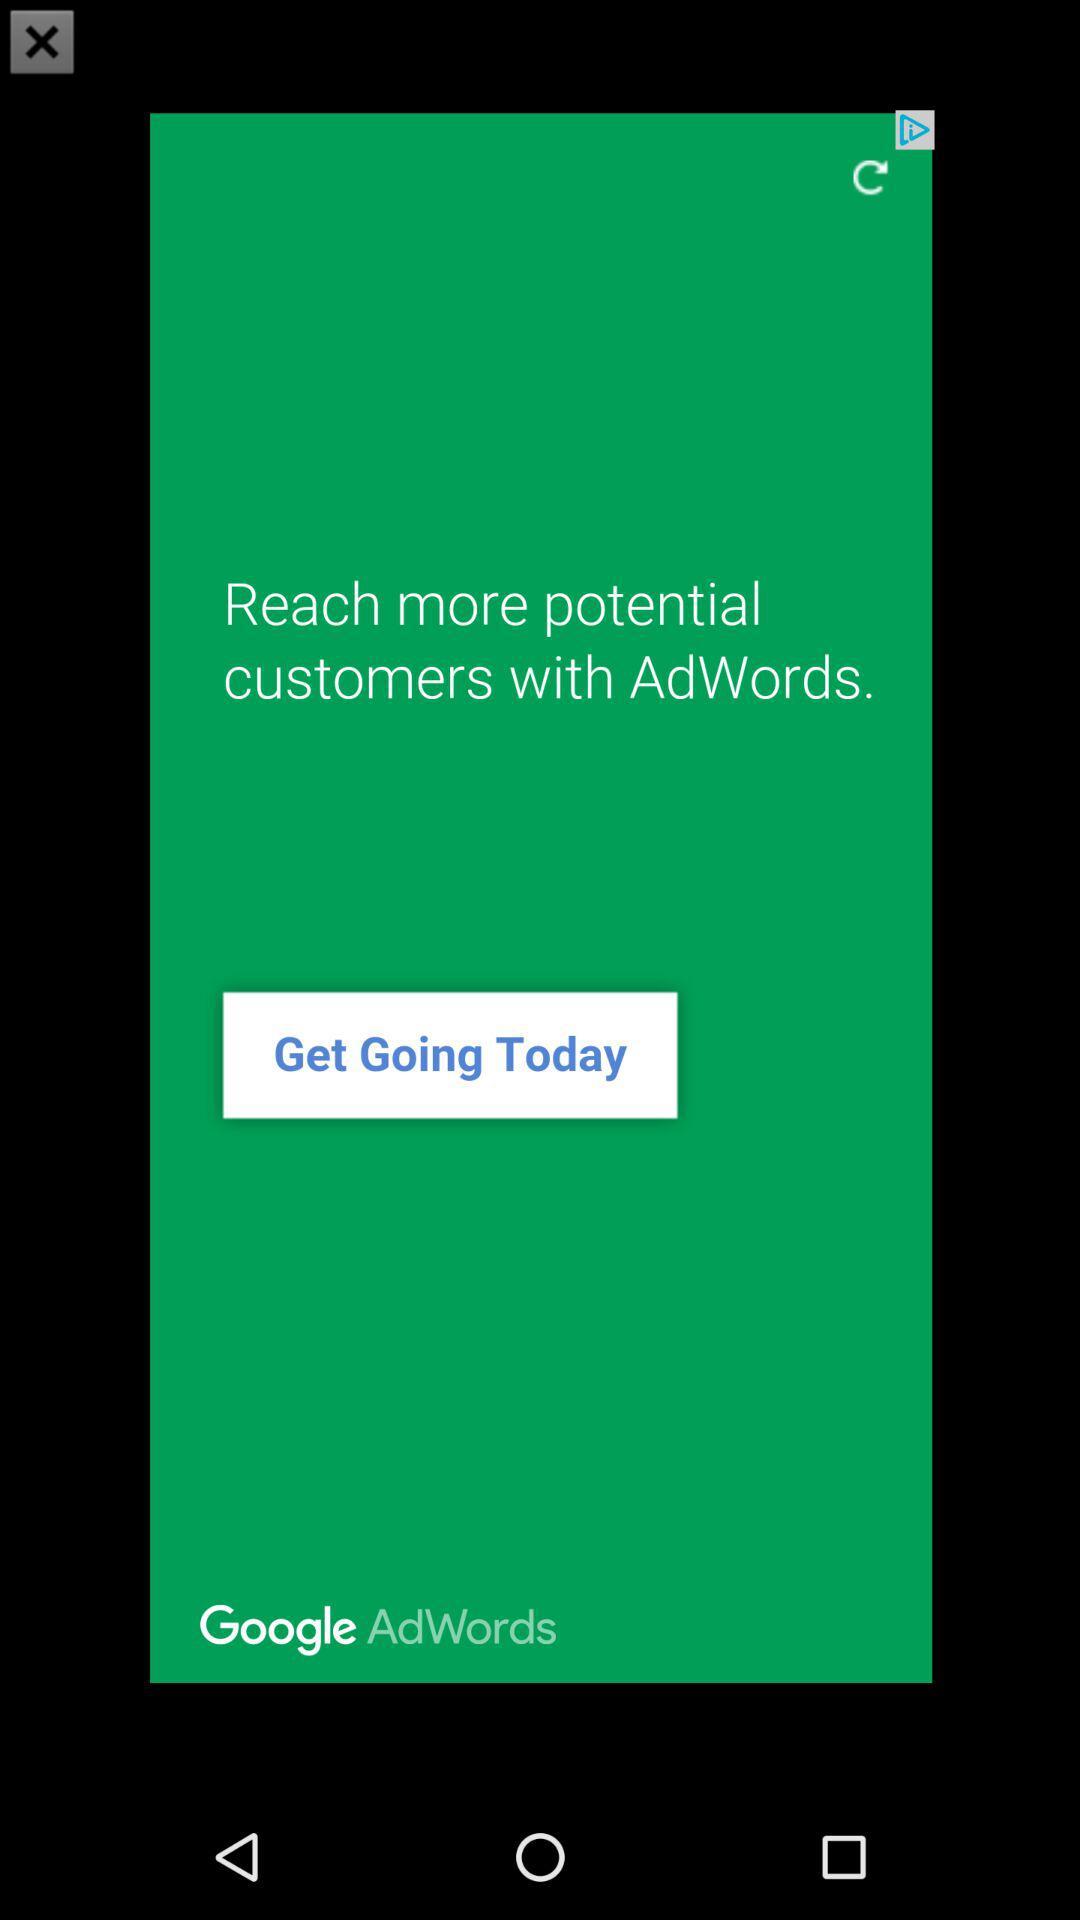 The width and height of the screenshot is (1080, 1920). Describe the element at coordinates (42, 44) in the screenshot. I see `the close icon` at that location.